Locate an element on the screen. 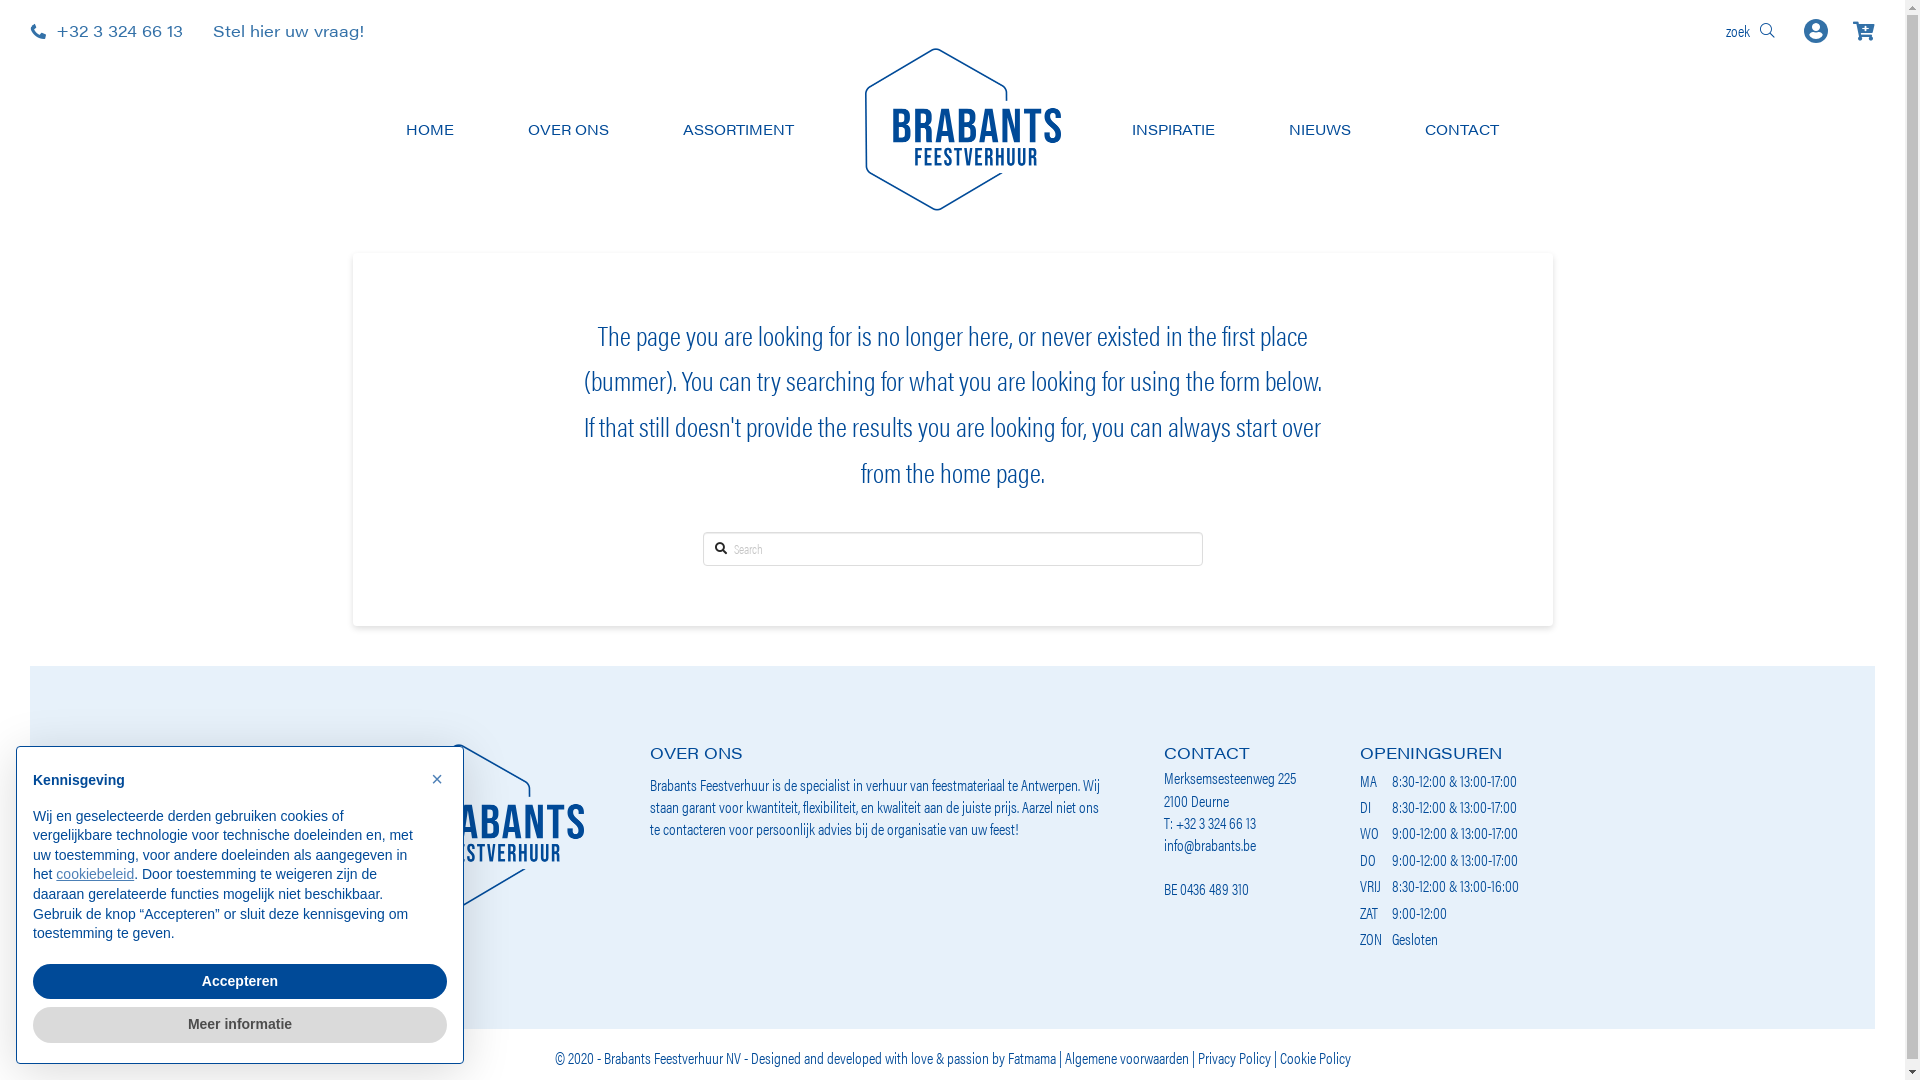  'cookiebeleid' is located at coordinates (94, 873).